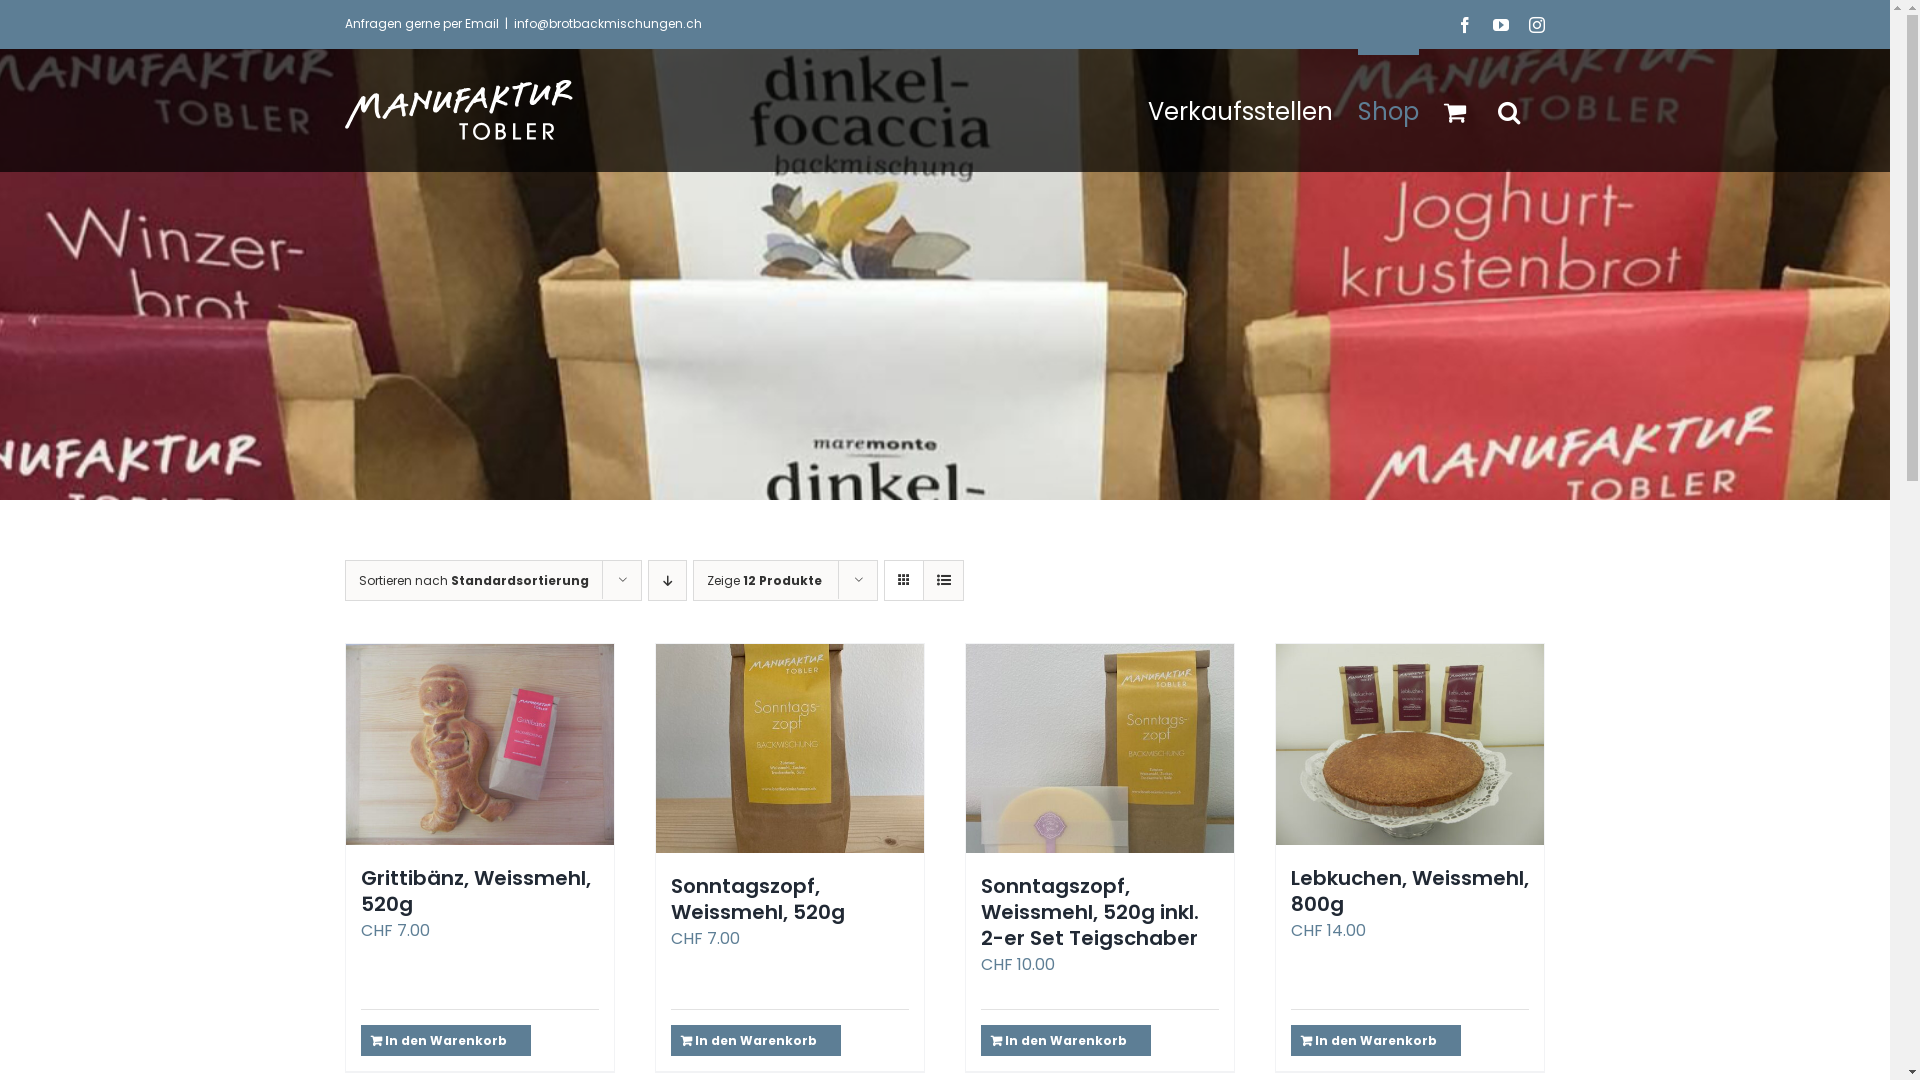 The height and width of the screenshot is (1080, 1920). What do you see at coordinates (1409, 890) in the screenshot?
I see `'Lebkuchen, Weissmehl, 800g'` at bounding box center [1409, 890].